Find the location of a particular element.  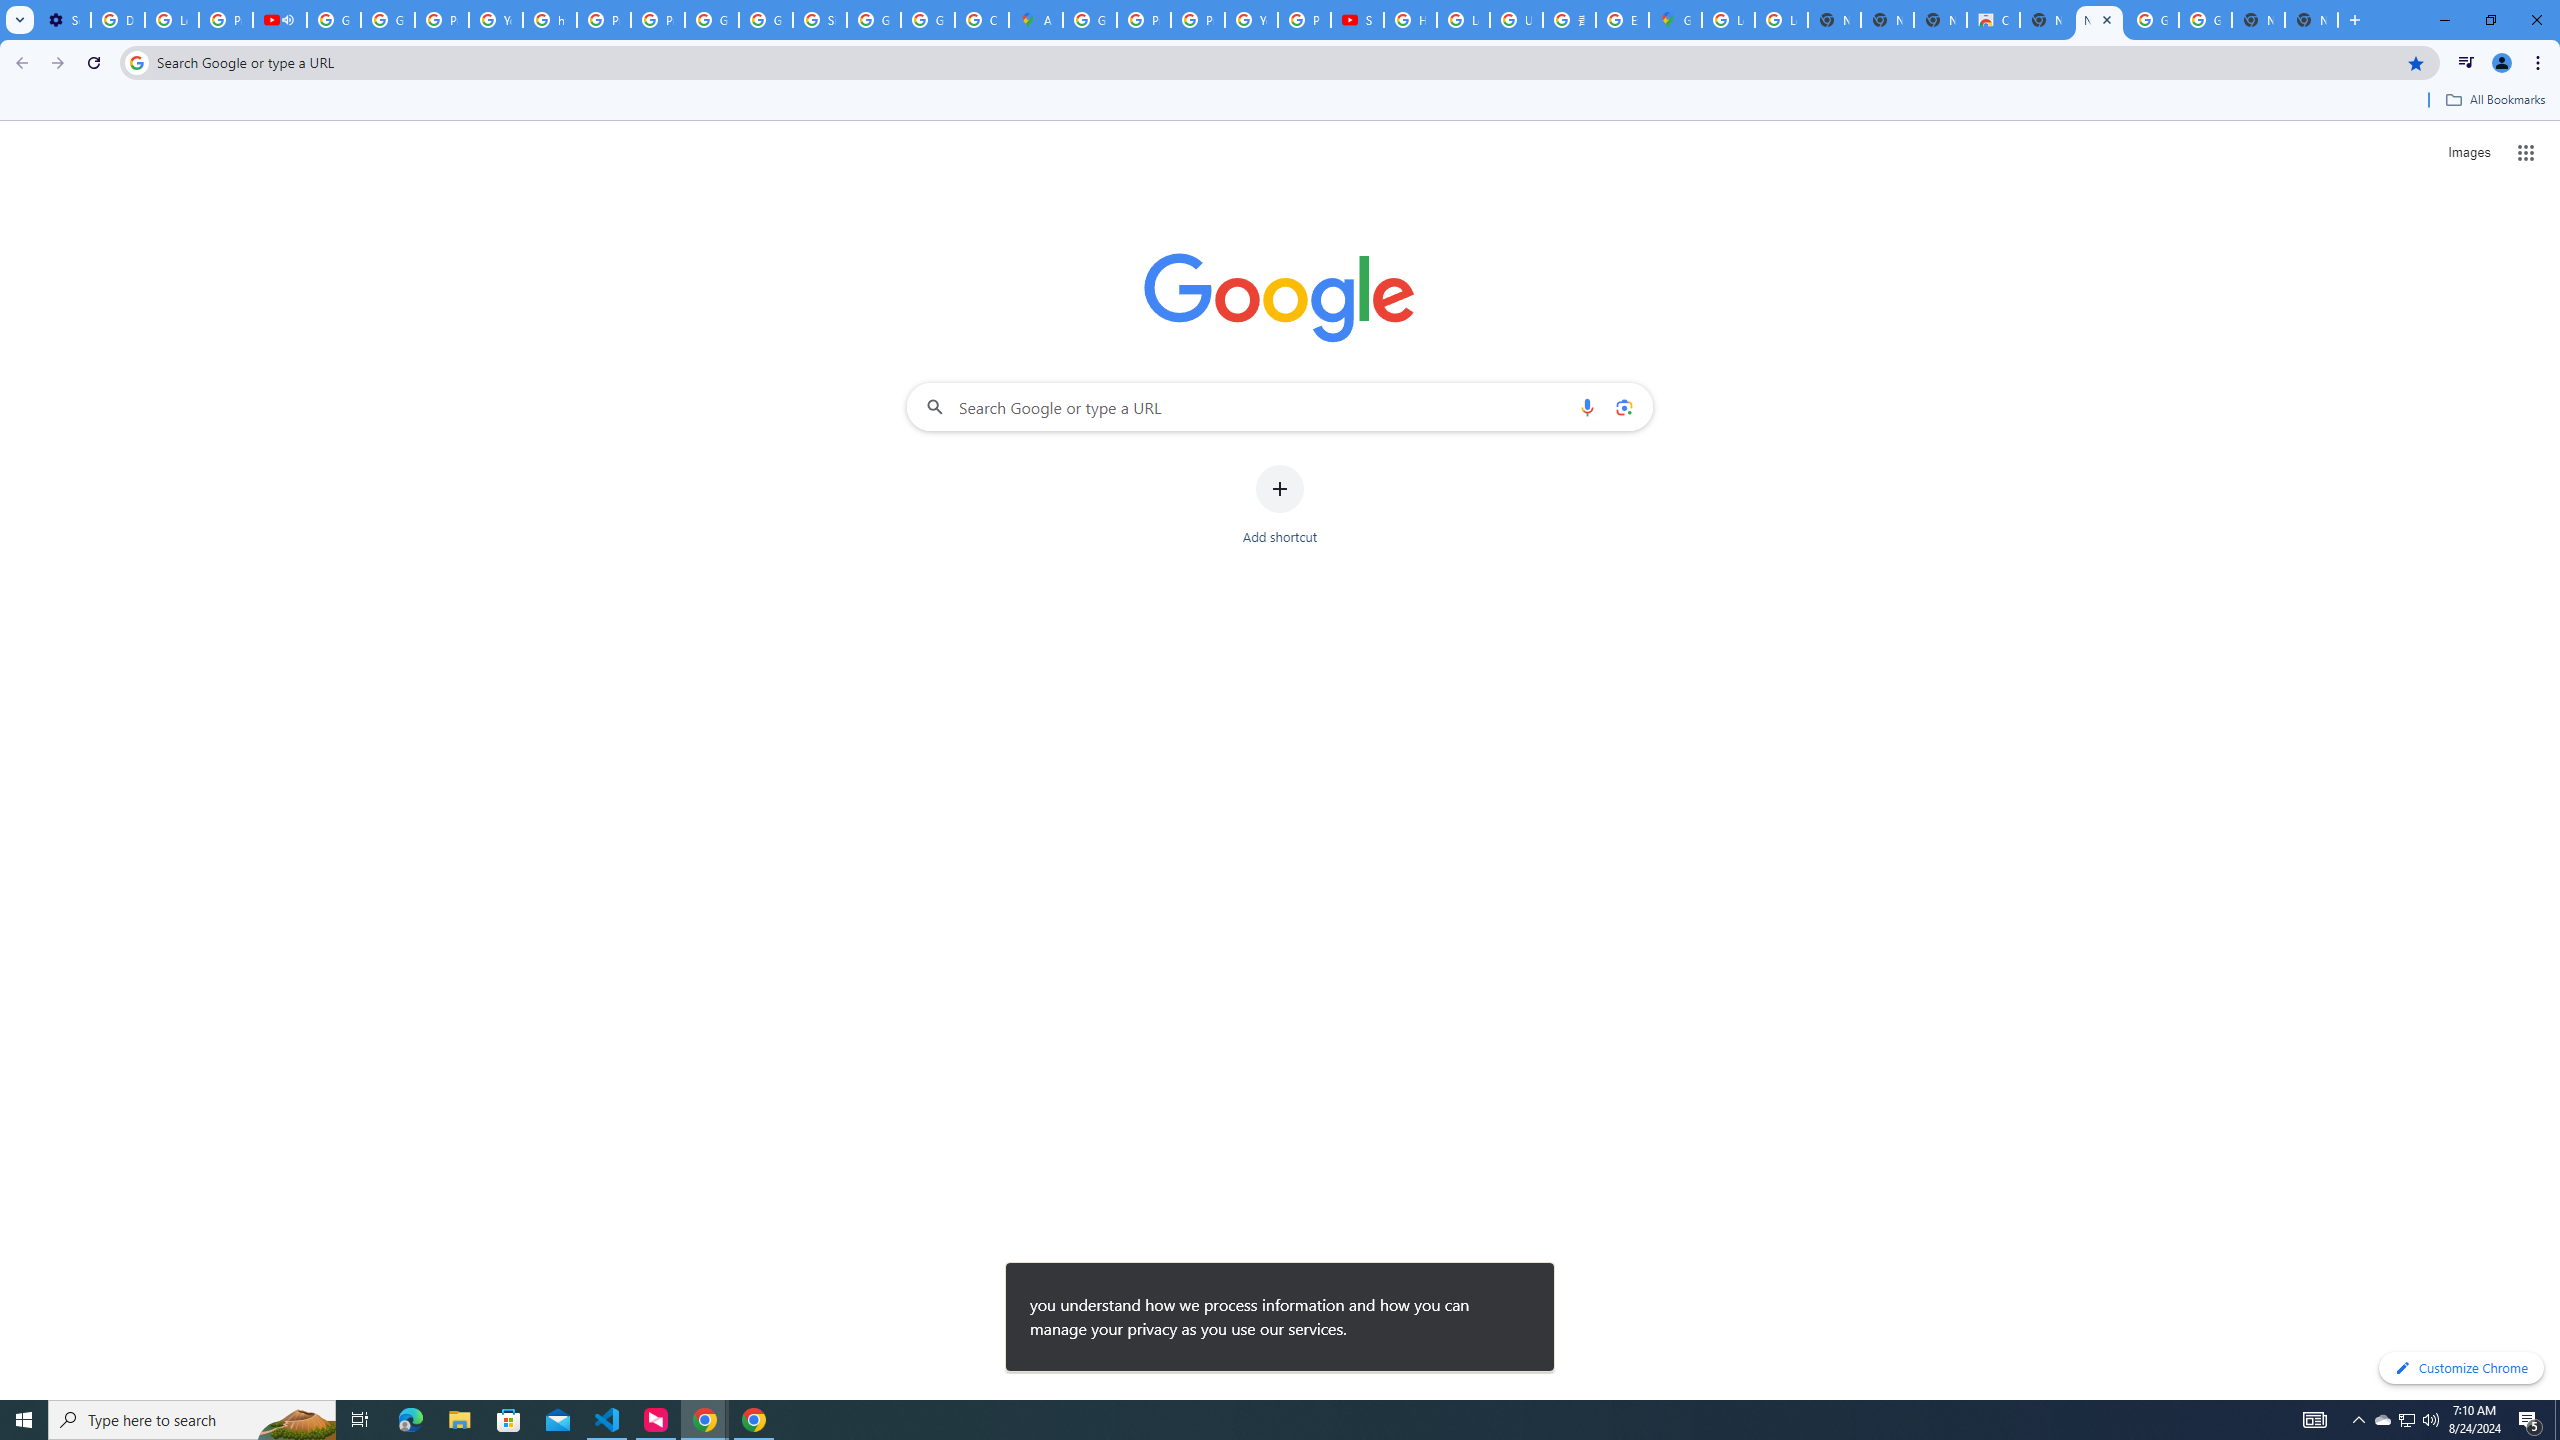

'How Chrome protects your passwords - Google Chrome Help' is located at coordinates (1410, 19).